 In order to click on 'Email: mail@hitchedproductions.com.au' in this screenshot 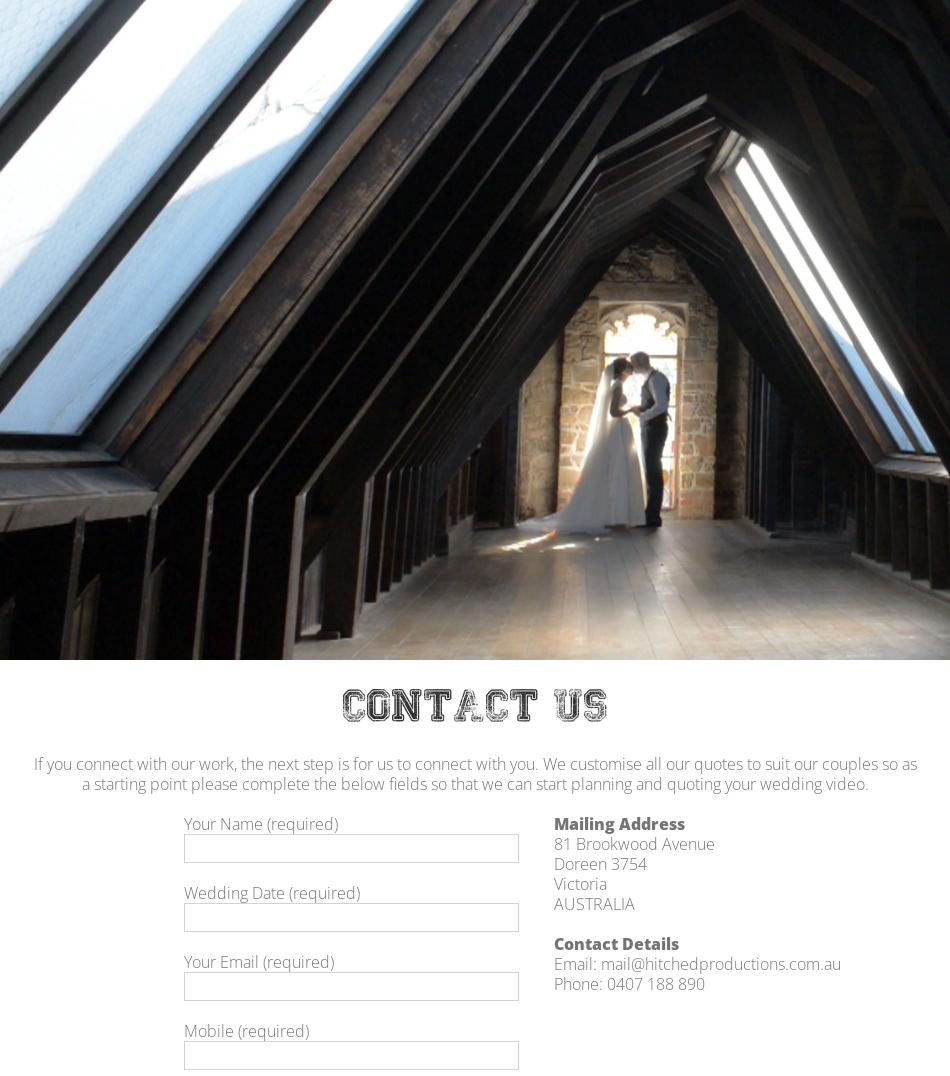, I will do `click(697, 963)`.